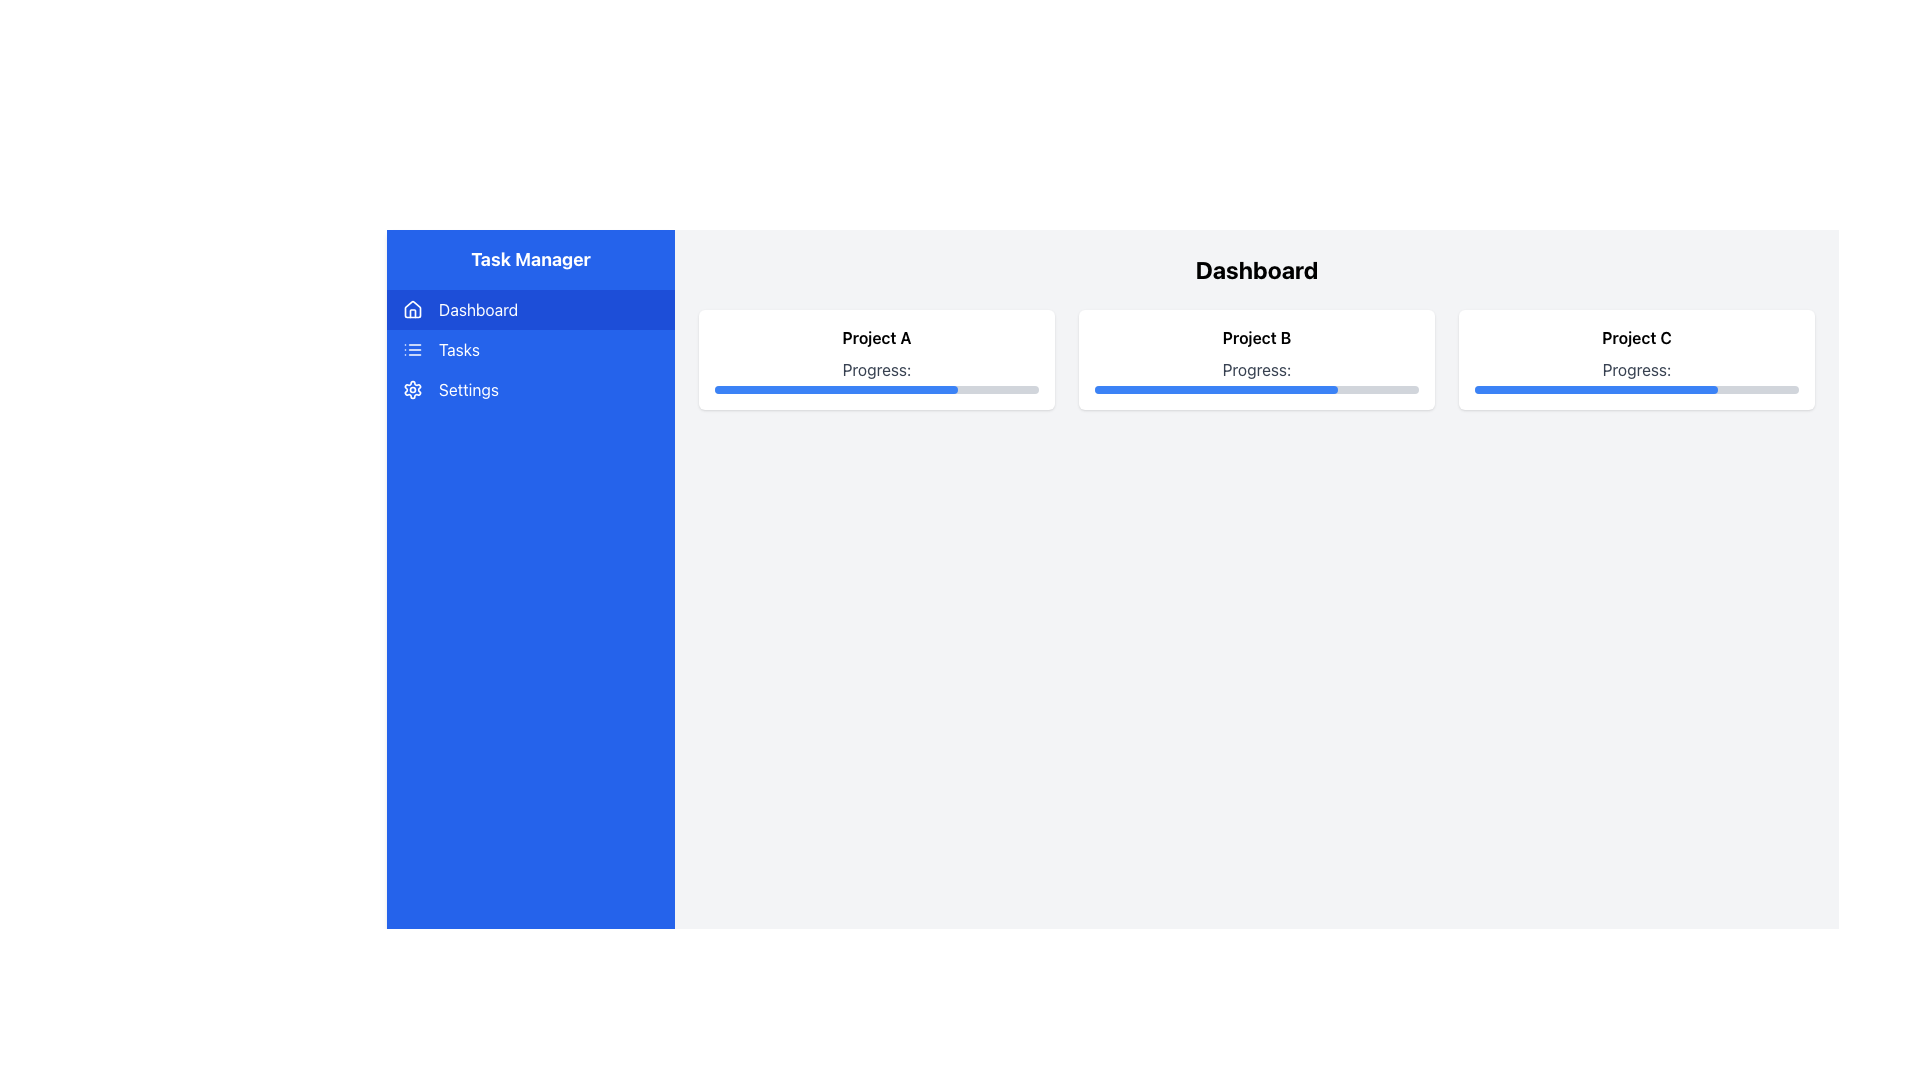  I want to click on label of the Text Label indicating the purpose of the progress bar for 'Project C', which is located above the progress bar in the card, so click(1636, 375).